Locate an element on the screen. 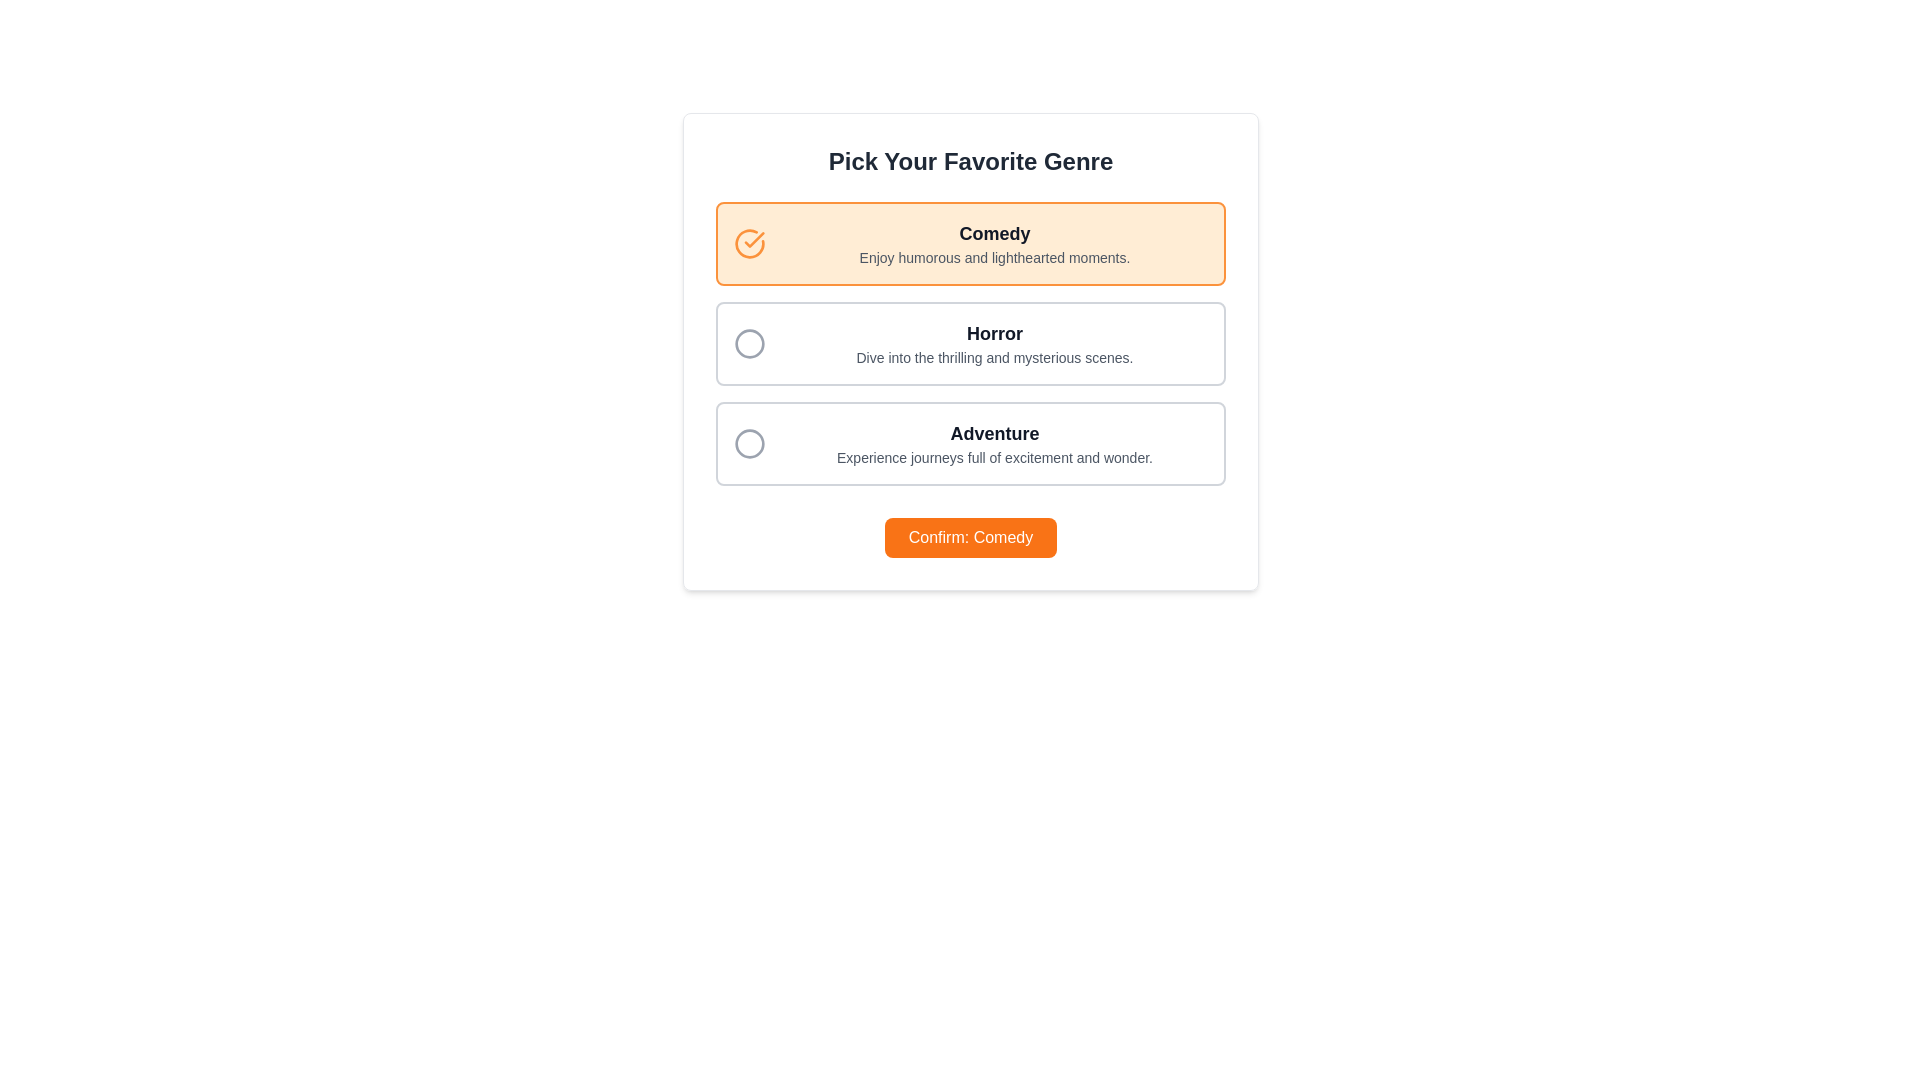 Image resolution: width=1920 pixels, height=1080 pixels. text label that says 'Experience journeys full of excitement and wonder.' located below the title 'Adventure' in the third option of the genre list is located at coordinates (994, 458).